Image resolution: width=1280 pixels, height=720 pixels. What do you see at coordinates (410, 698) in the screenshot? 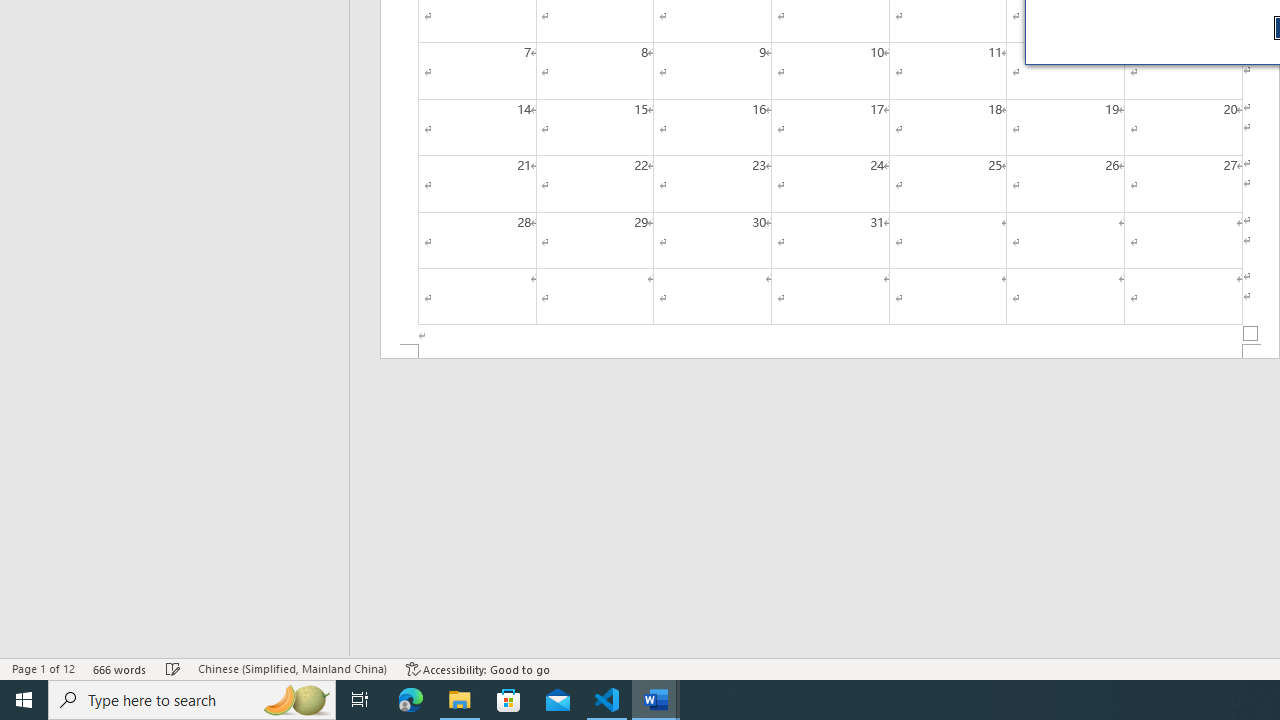
I see `'Microsoft Edge'` at bounding box center [410, 698].